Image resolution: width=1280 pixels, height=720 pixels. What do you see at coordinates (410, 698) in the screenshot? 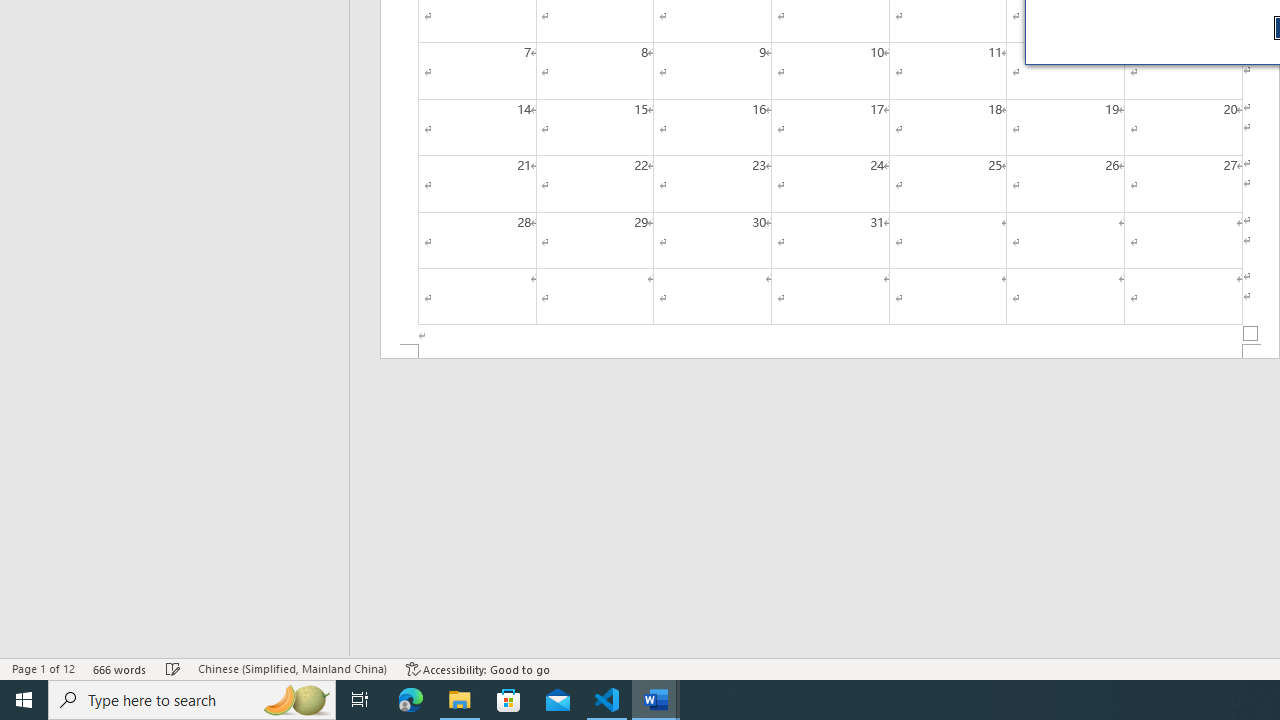
I see `'Microsoft Edge'` at bounding box center [410, 698].